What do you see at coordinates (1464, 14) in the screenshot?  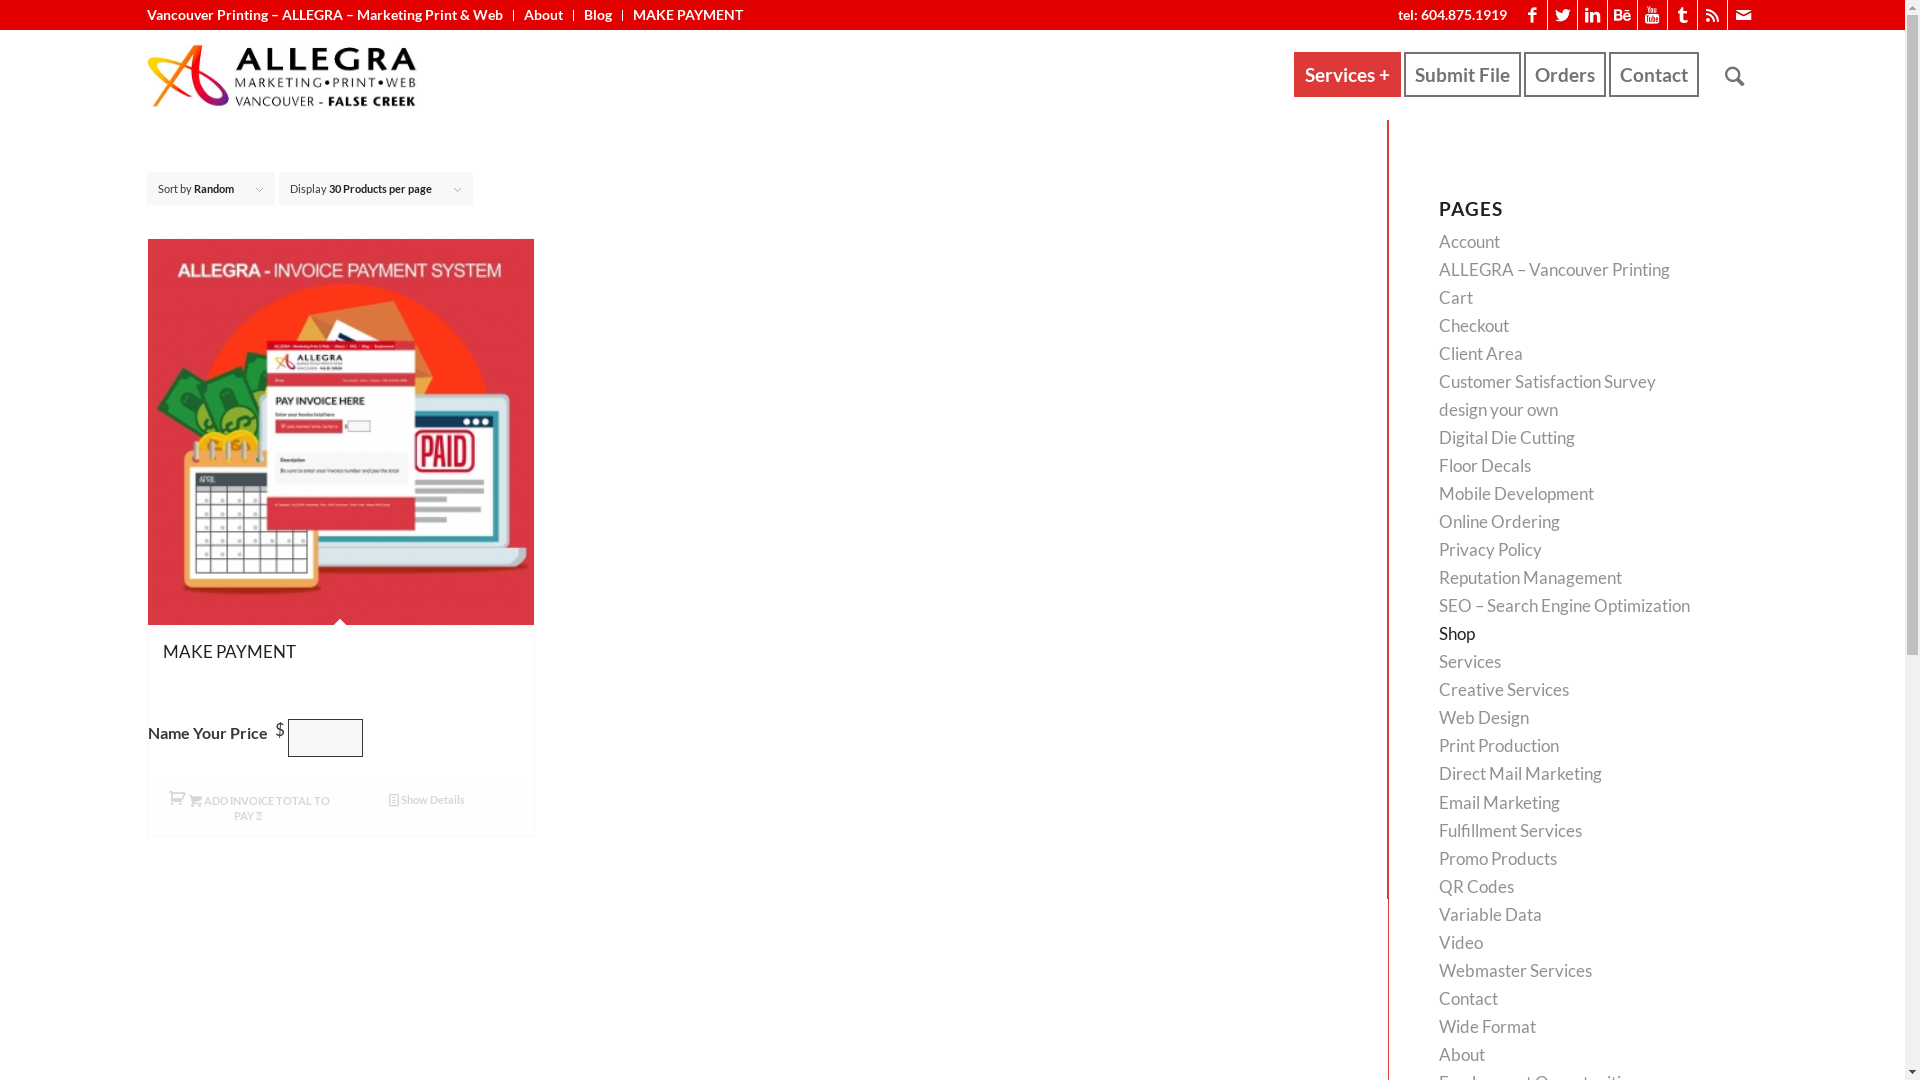 I see `'604.875.1919'` at bounding box center [1464, 14].